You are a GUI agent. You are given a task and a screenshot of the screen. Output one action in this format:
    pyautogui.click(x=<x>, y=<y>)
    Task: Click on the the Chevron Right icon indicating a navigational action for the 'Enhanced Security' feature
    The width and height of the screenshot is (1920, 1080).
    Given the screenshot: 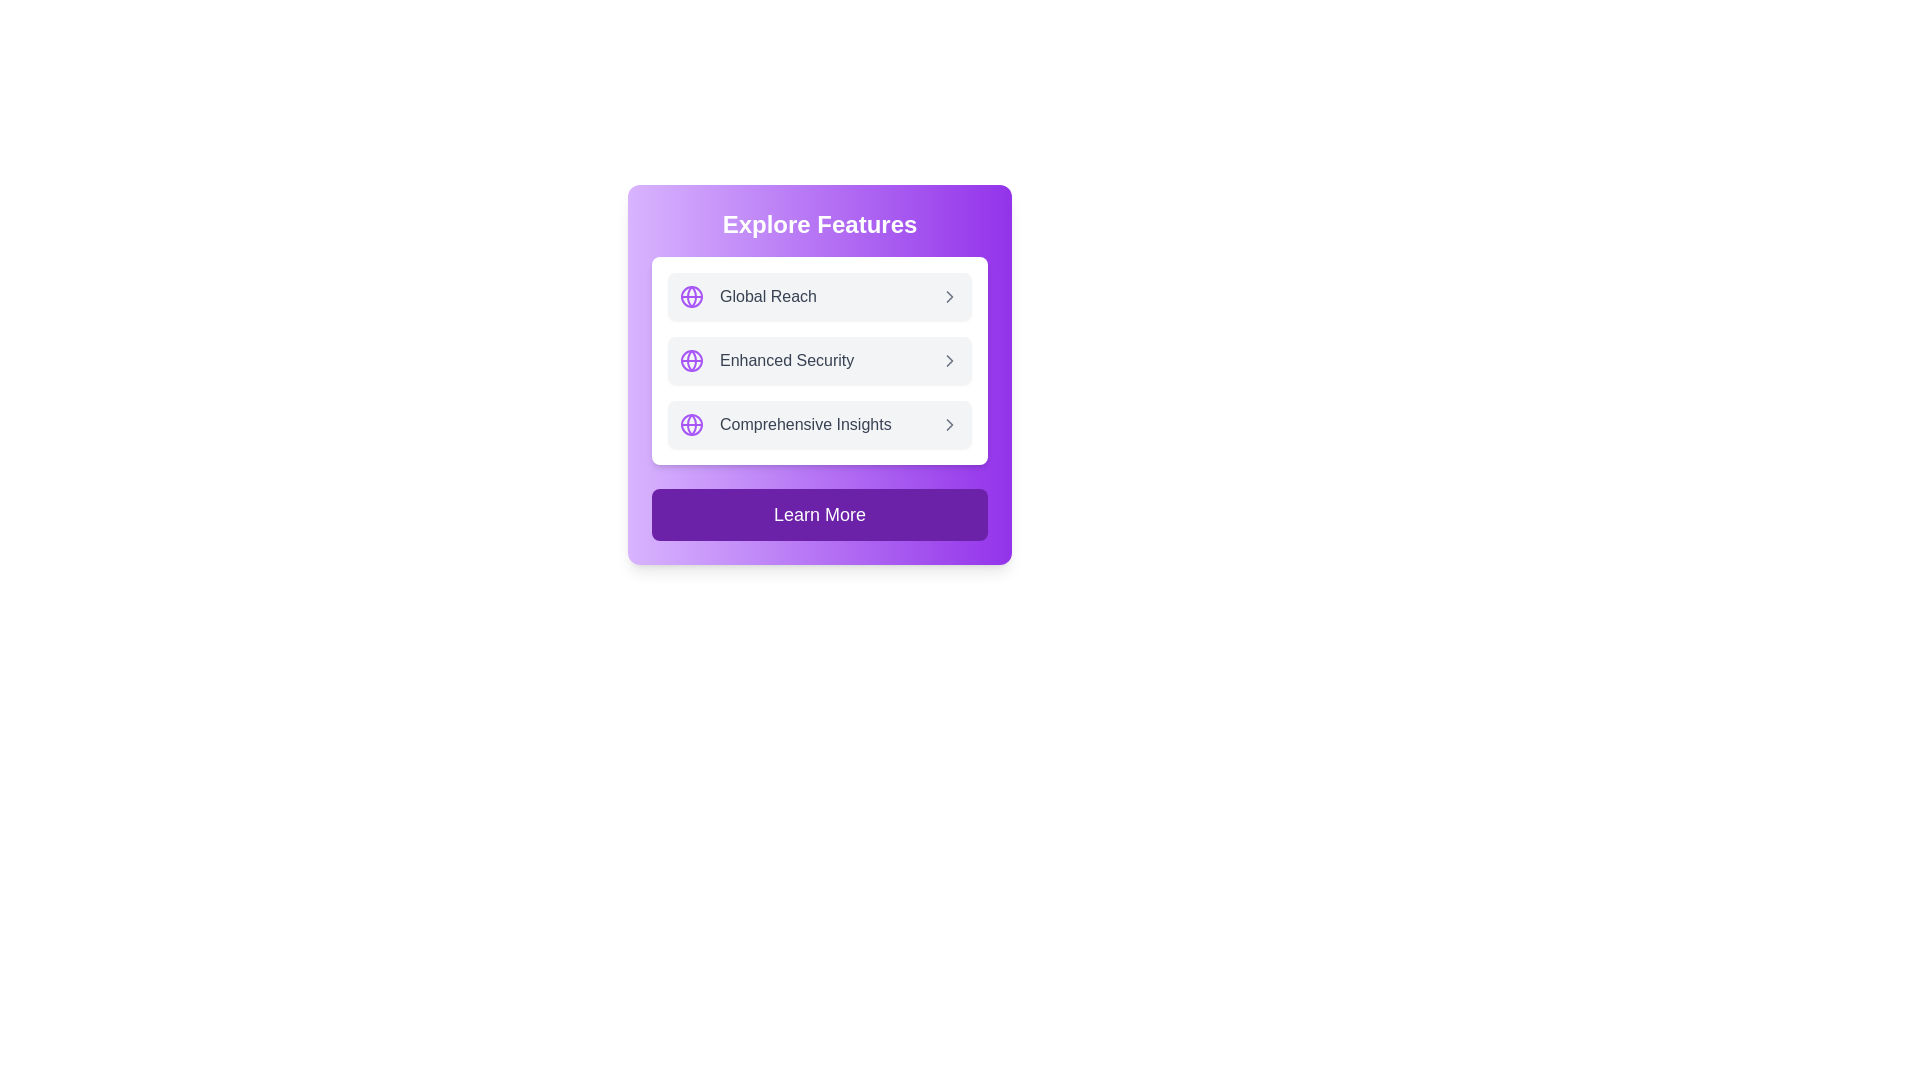 What is the action you would take?
    pyautogui.click(x=949, y=361)
    